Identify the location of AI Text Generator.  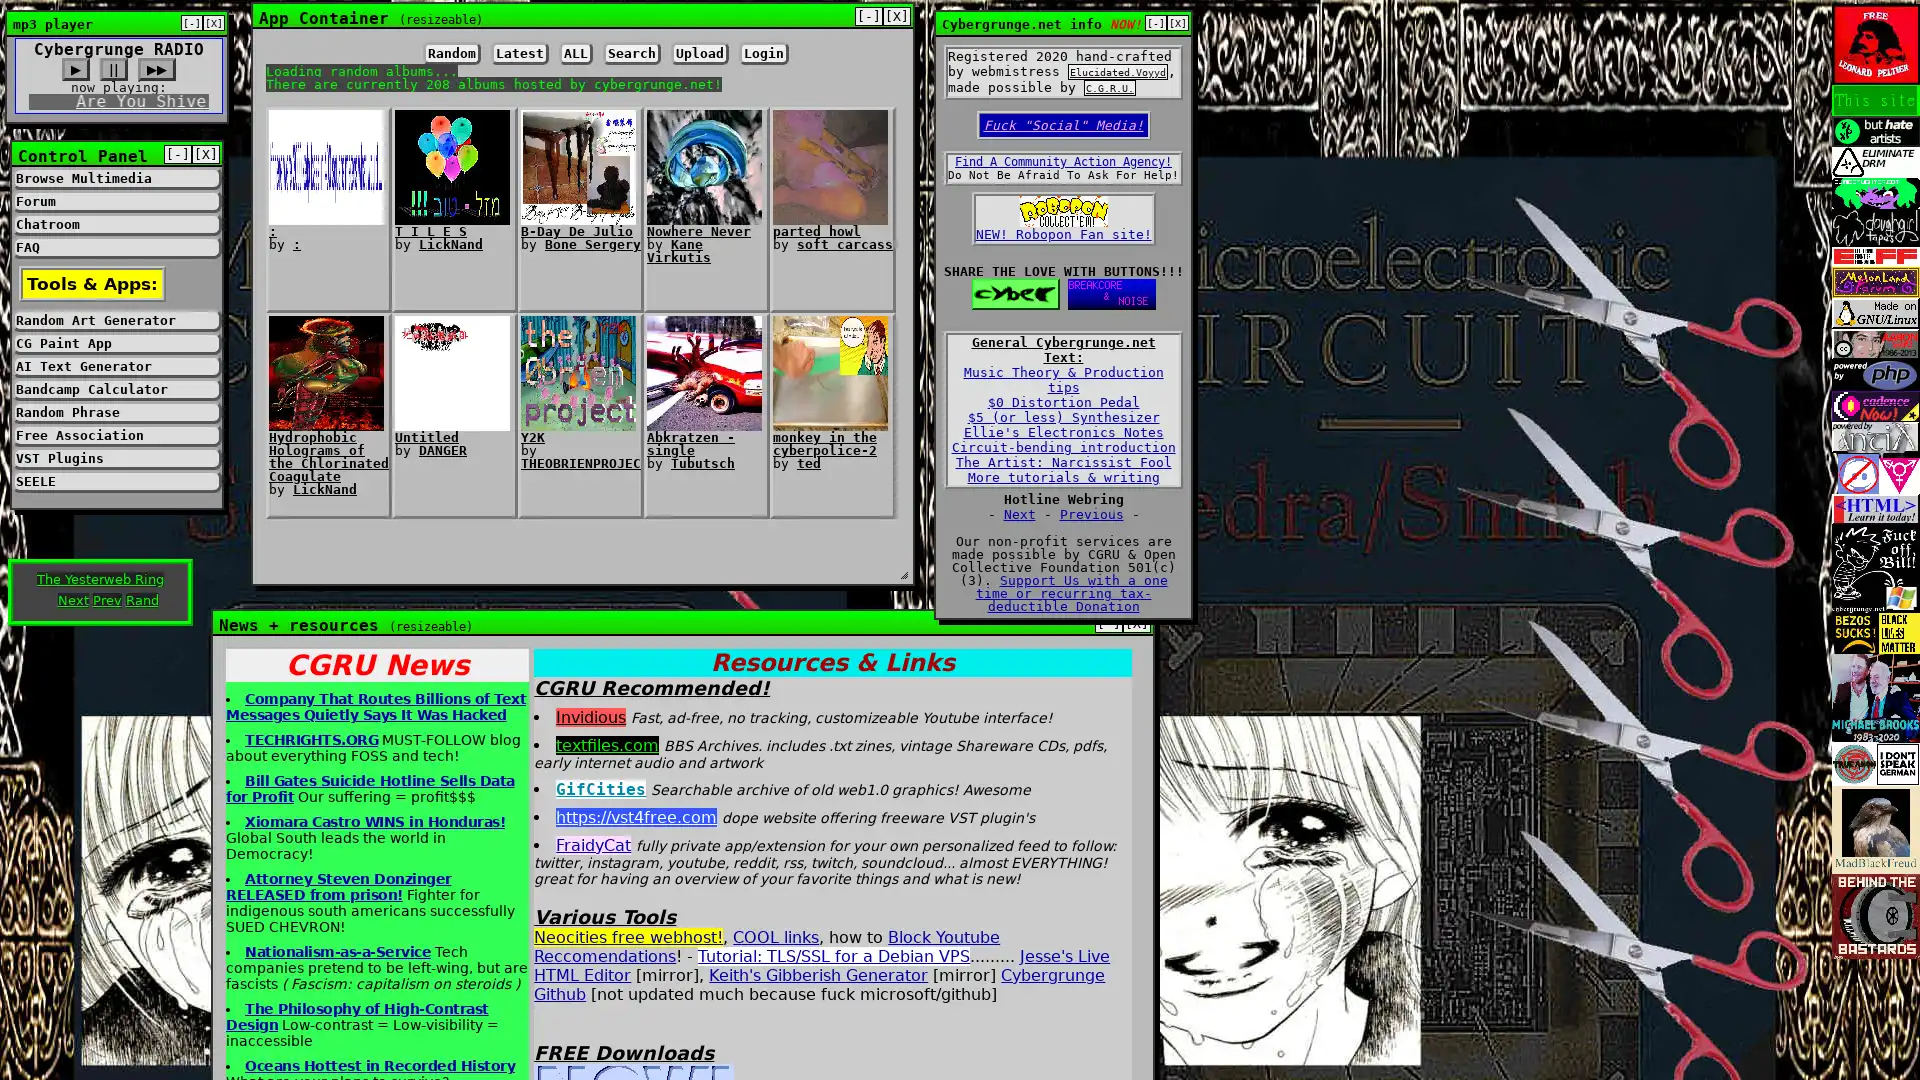
(115, 366).